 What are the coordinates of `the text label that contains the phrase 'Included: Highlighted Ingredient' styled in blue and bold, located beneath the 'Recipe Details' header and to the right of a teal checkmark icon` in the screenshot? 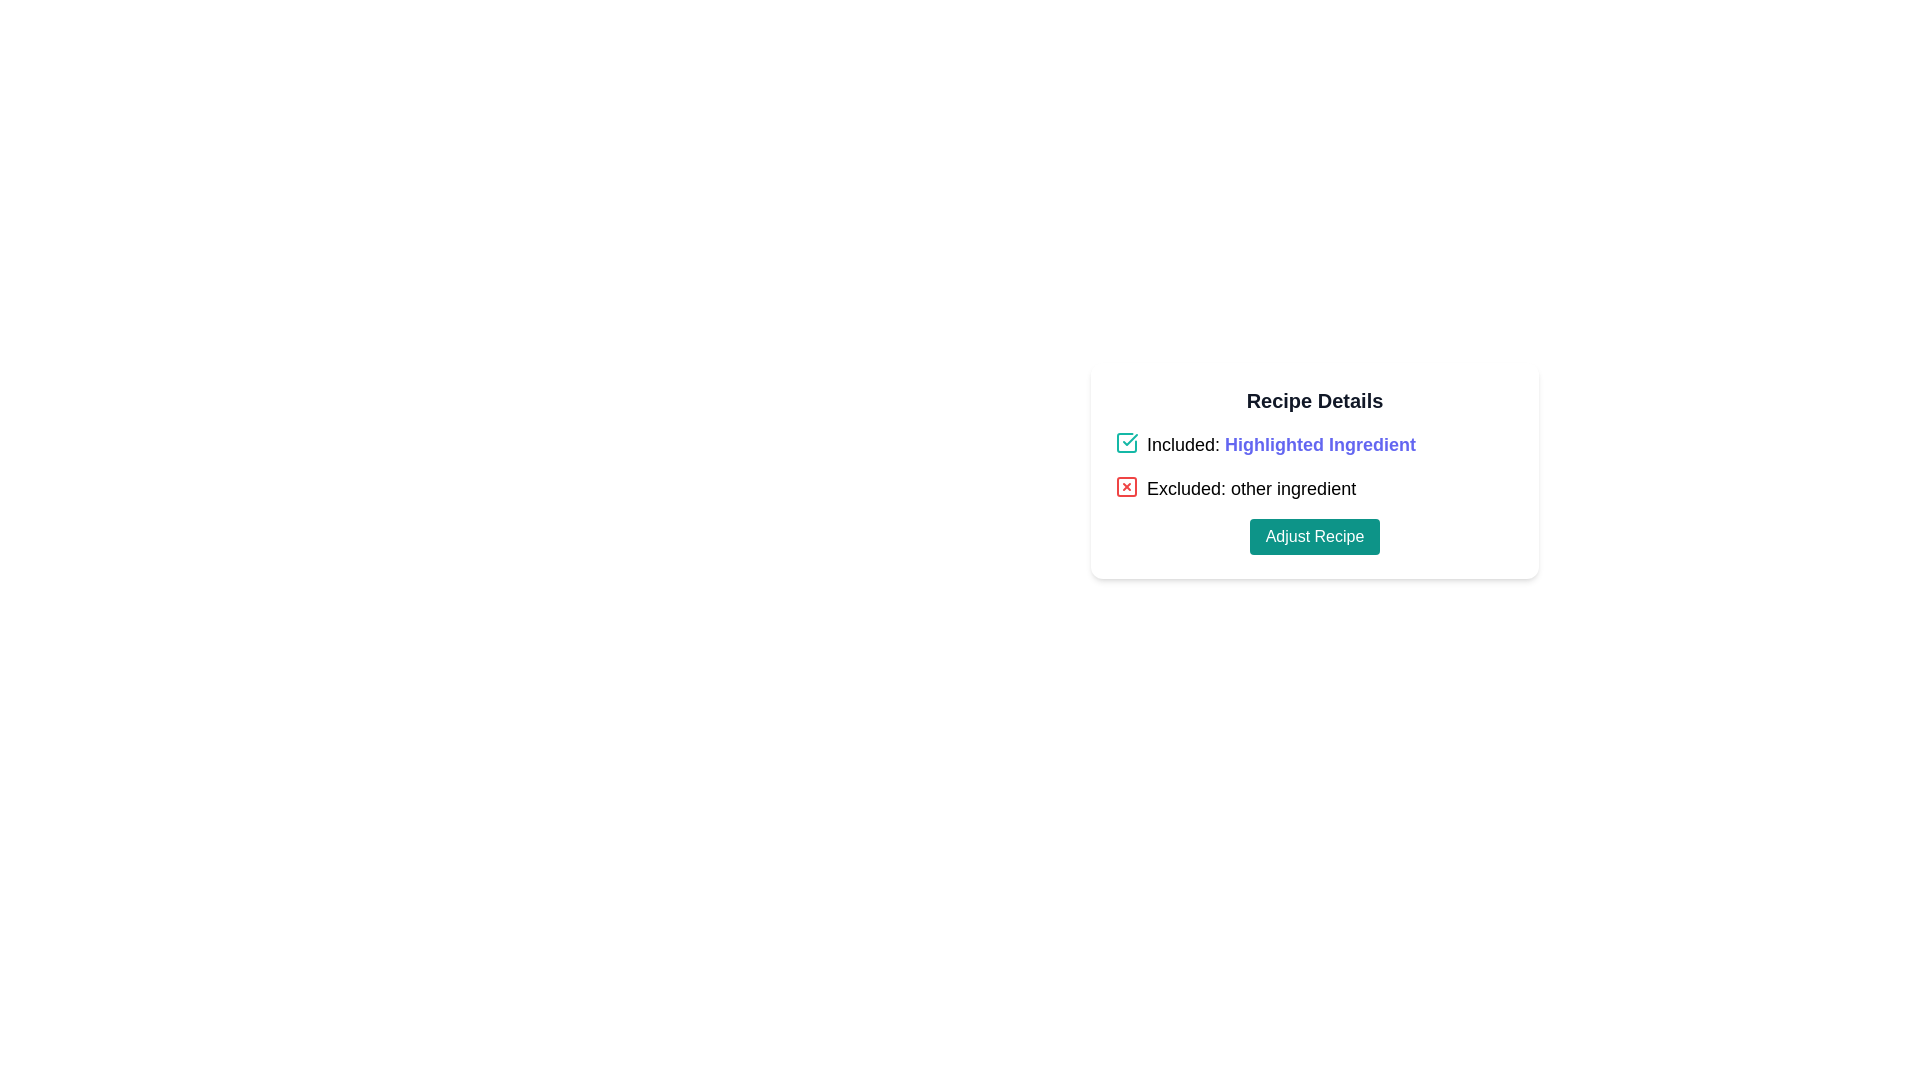 It's located at (1281, 443).